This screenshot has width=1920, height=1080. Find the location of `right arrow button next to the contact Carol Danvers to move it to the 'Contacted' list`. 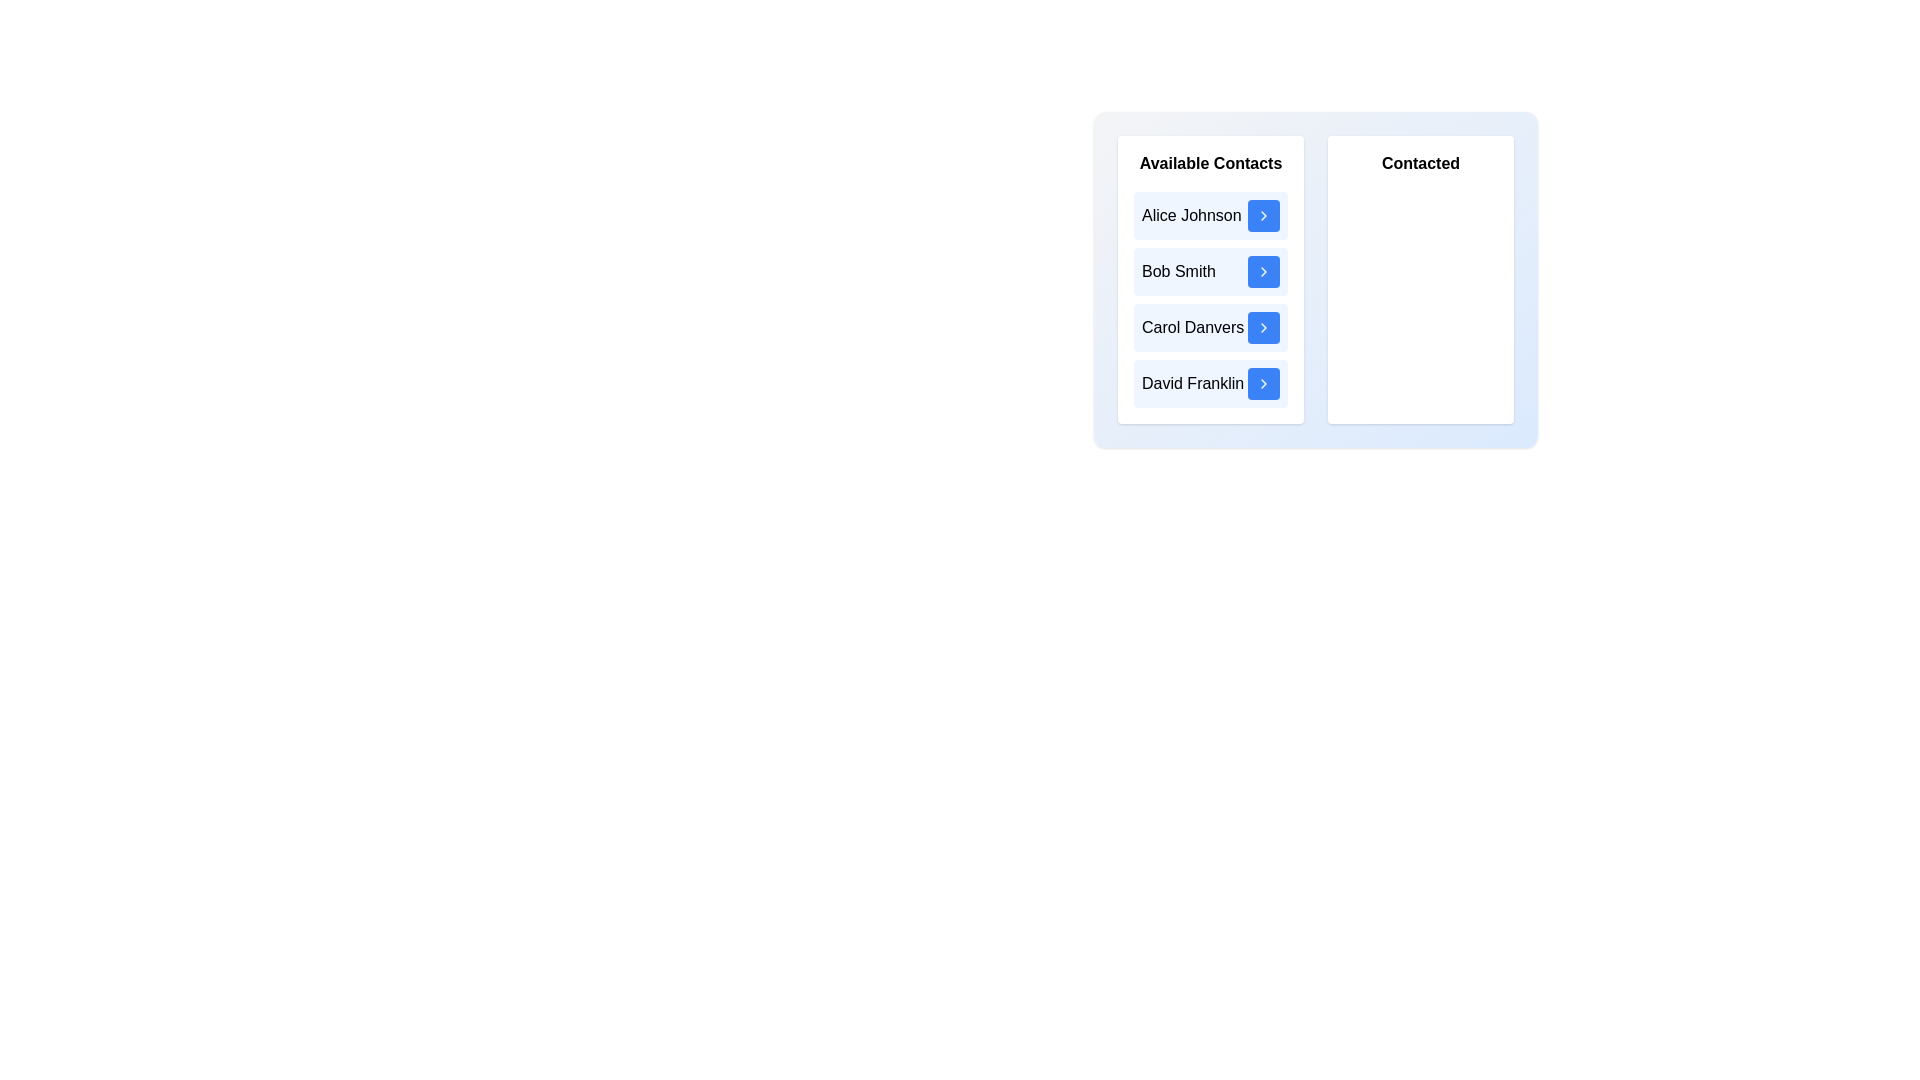

right arrow button next to the contact Carol Danvers to move it to the 'Contacted' list is located at coordinates (1262, 326).